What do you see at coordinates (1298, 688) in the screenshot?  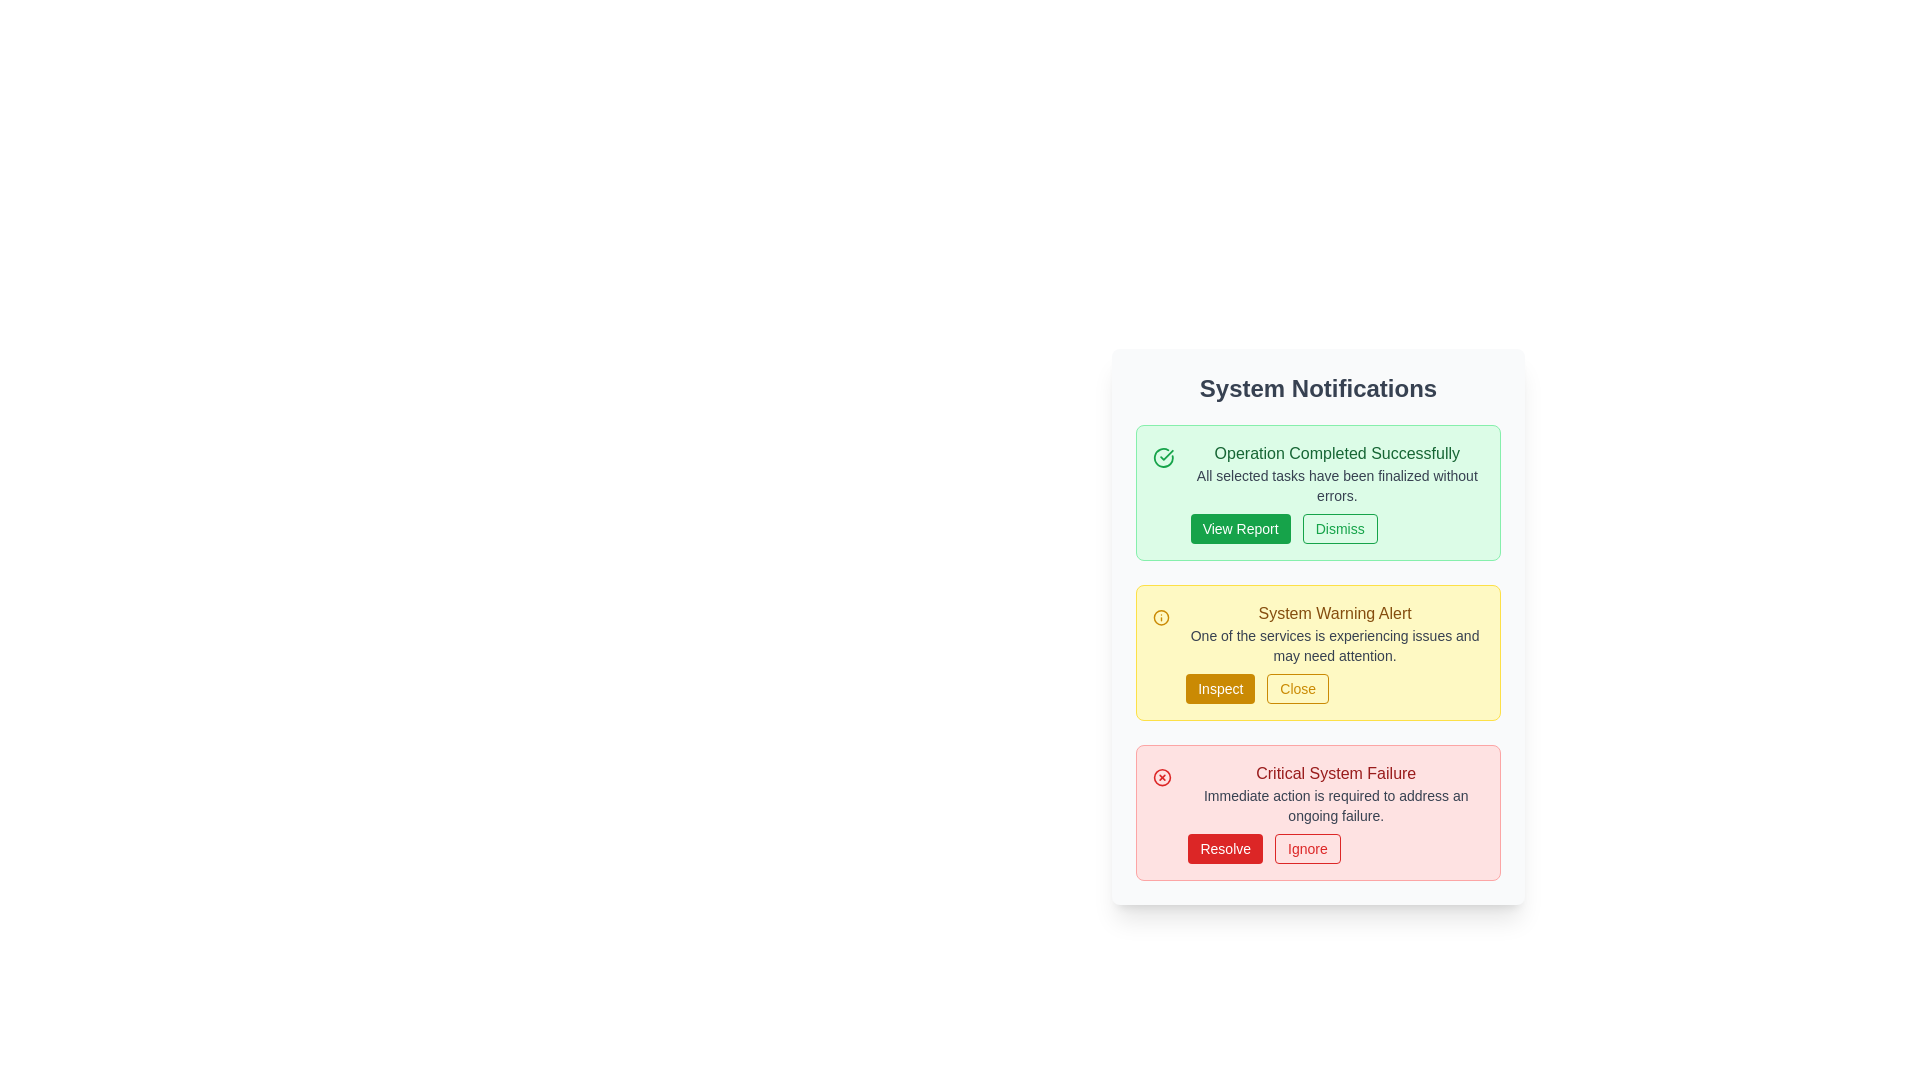 I see `the button designed to close or dismiss the 'System Warning Alert' notification` at bounding box center [1298, 688].